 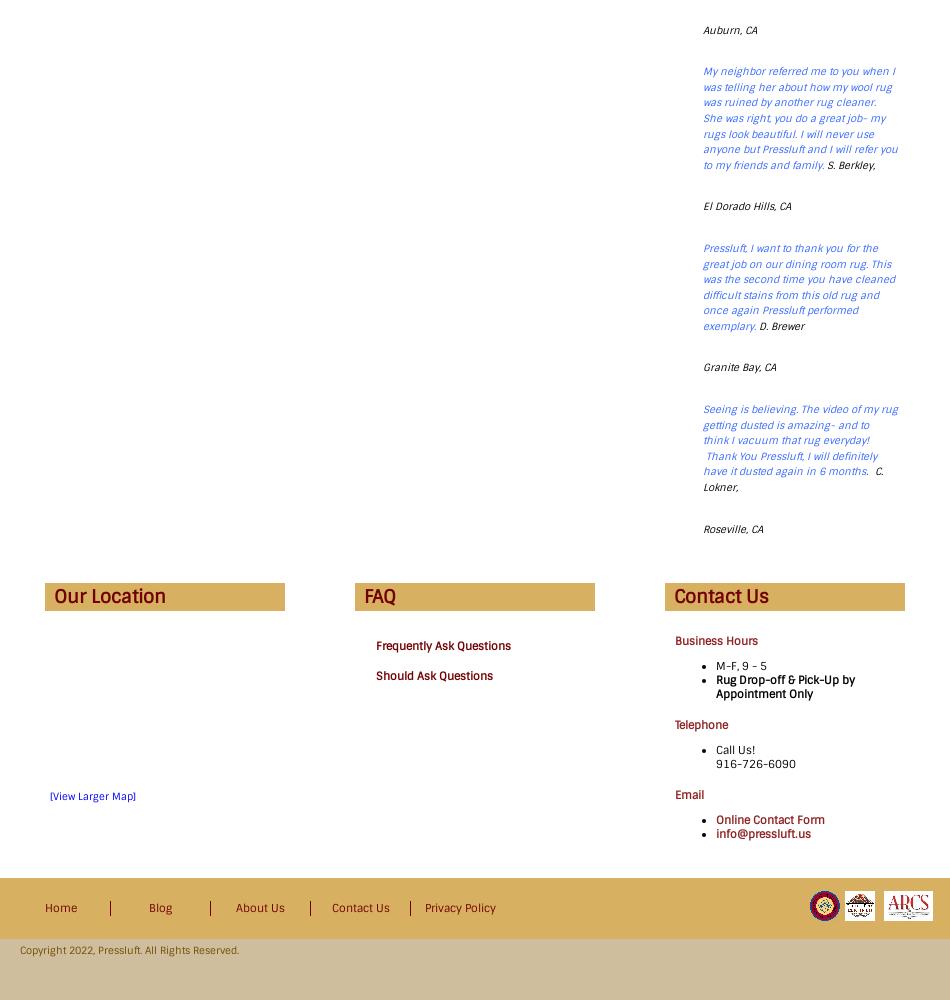 What do you see at coordinates (442, 646) in the screenshot?
I see `'Frequently Ask Questions'` at bounding box center [442, 646].